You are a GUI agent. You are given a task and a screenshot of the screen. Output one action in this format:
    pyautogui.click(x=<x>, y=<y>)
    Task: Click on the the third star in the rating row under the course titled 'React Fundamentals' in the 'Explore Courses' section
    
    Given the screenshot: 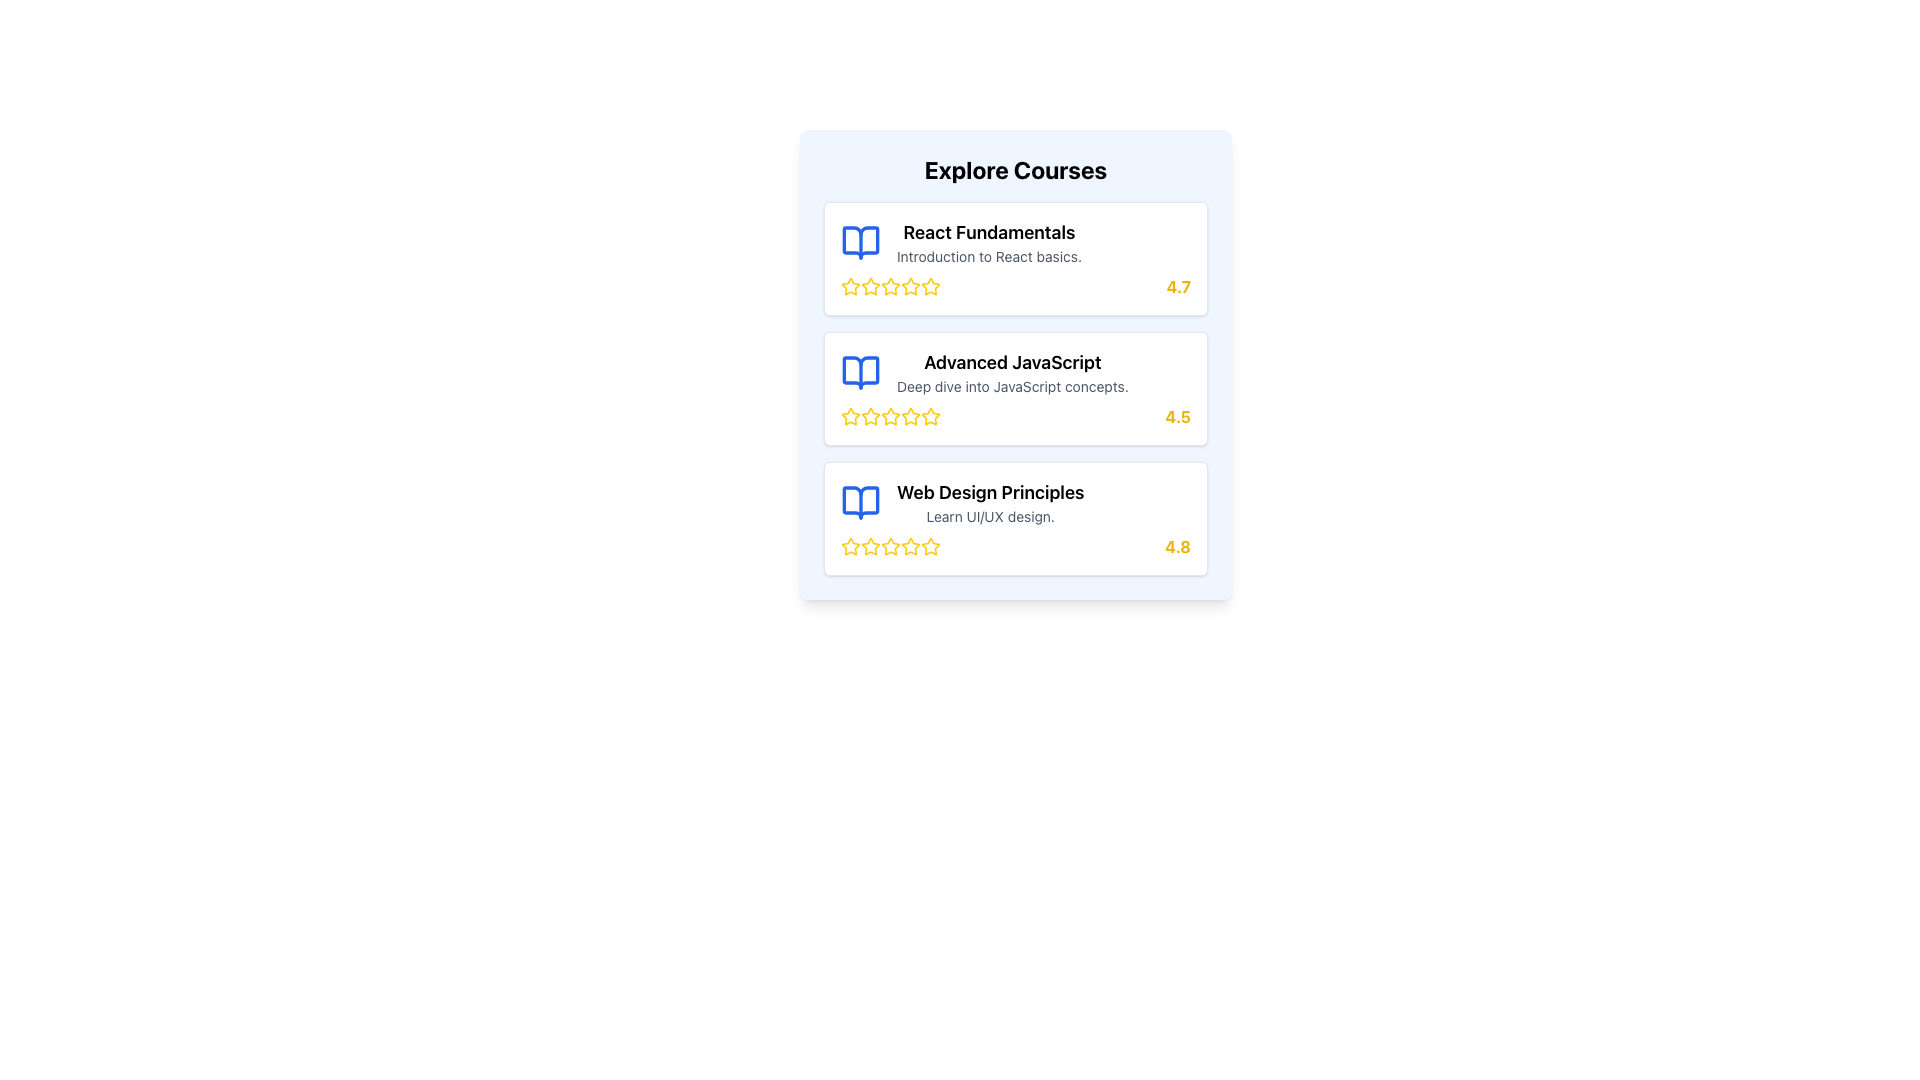 What is the action you would take?
    pyautogui.click(x=890, y=286)
    